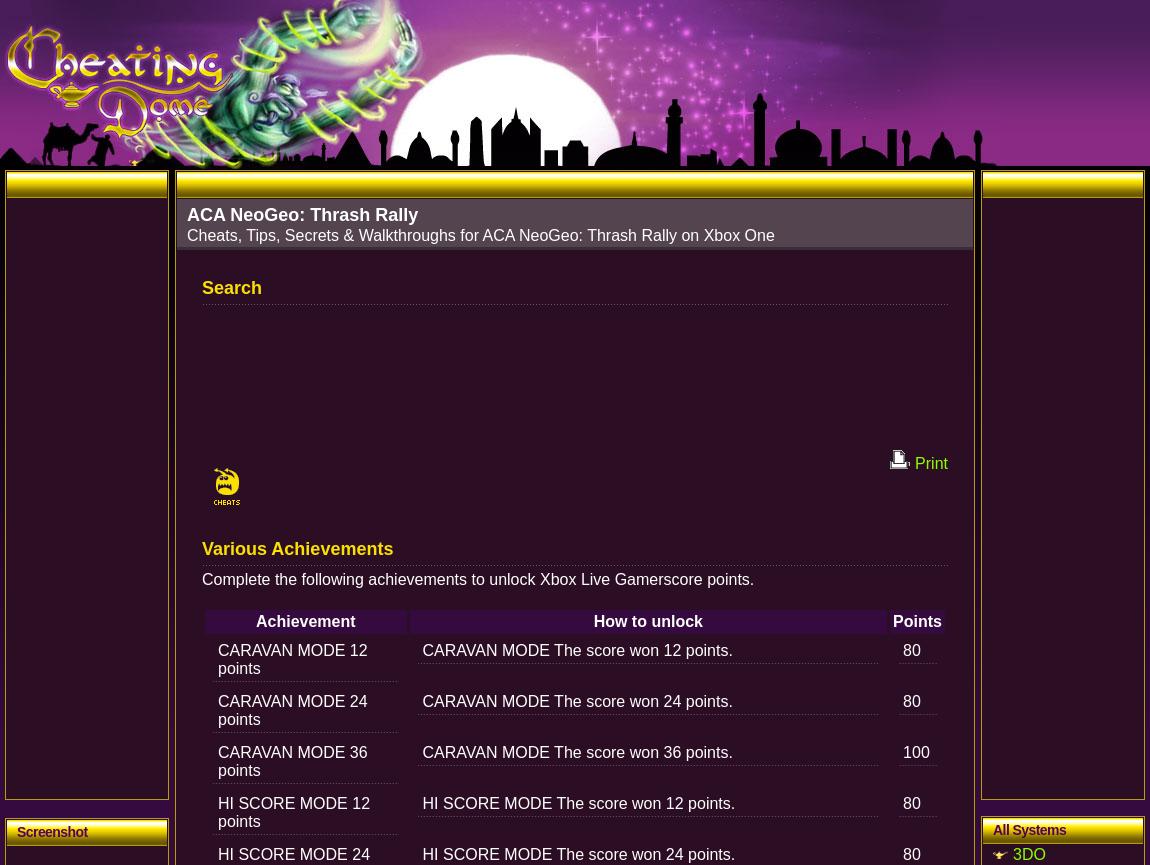 The width and height of the screenshot is (1150, 865). What do you see at coordinates (478, 579) in the screenshot?
I see `'Complete the following achievements to unlock Xbox Live Gamerscore points.'` at bounding box center [478, 579].